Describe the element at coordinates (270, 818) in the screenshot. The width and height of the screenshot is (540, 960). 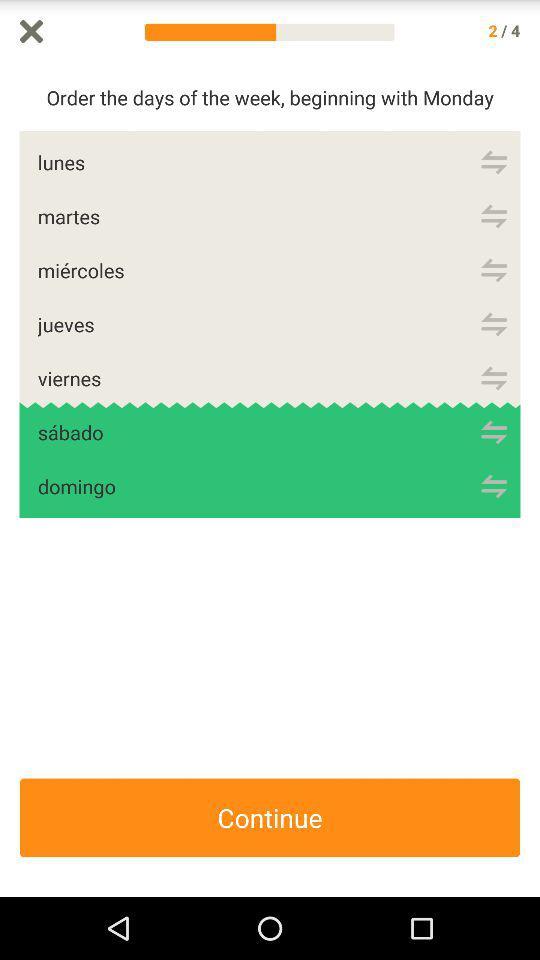
I see `continue button` at that location.